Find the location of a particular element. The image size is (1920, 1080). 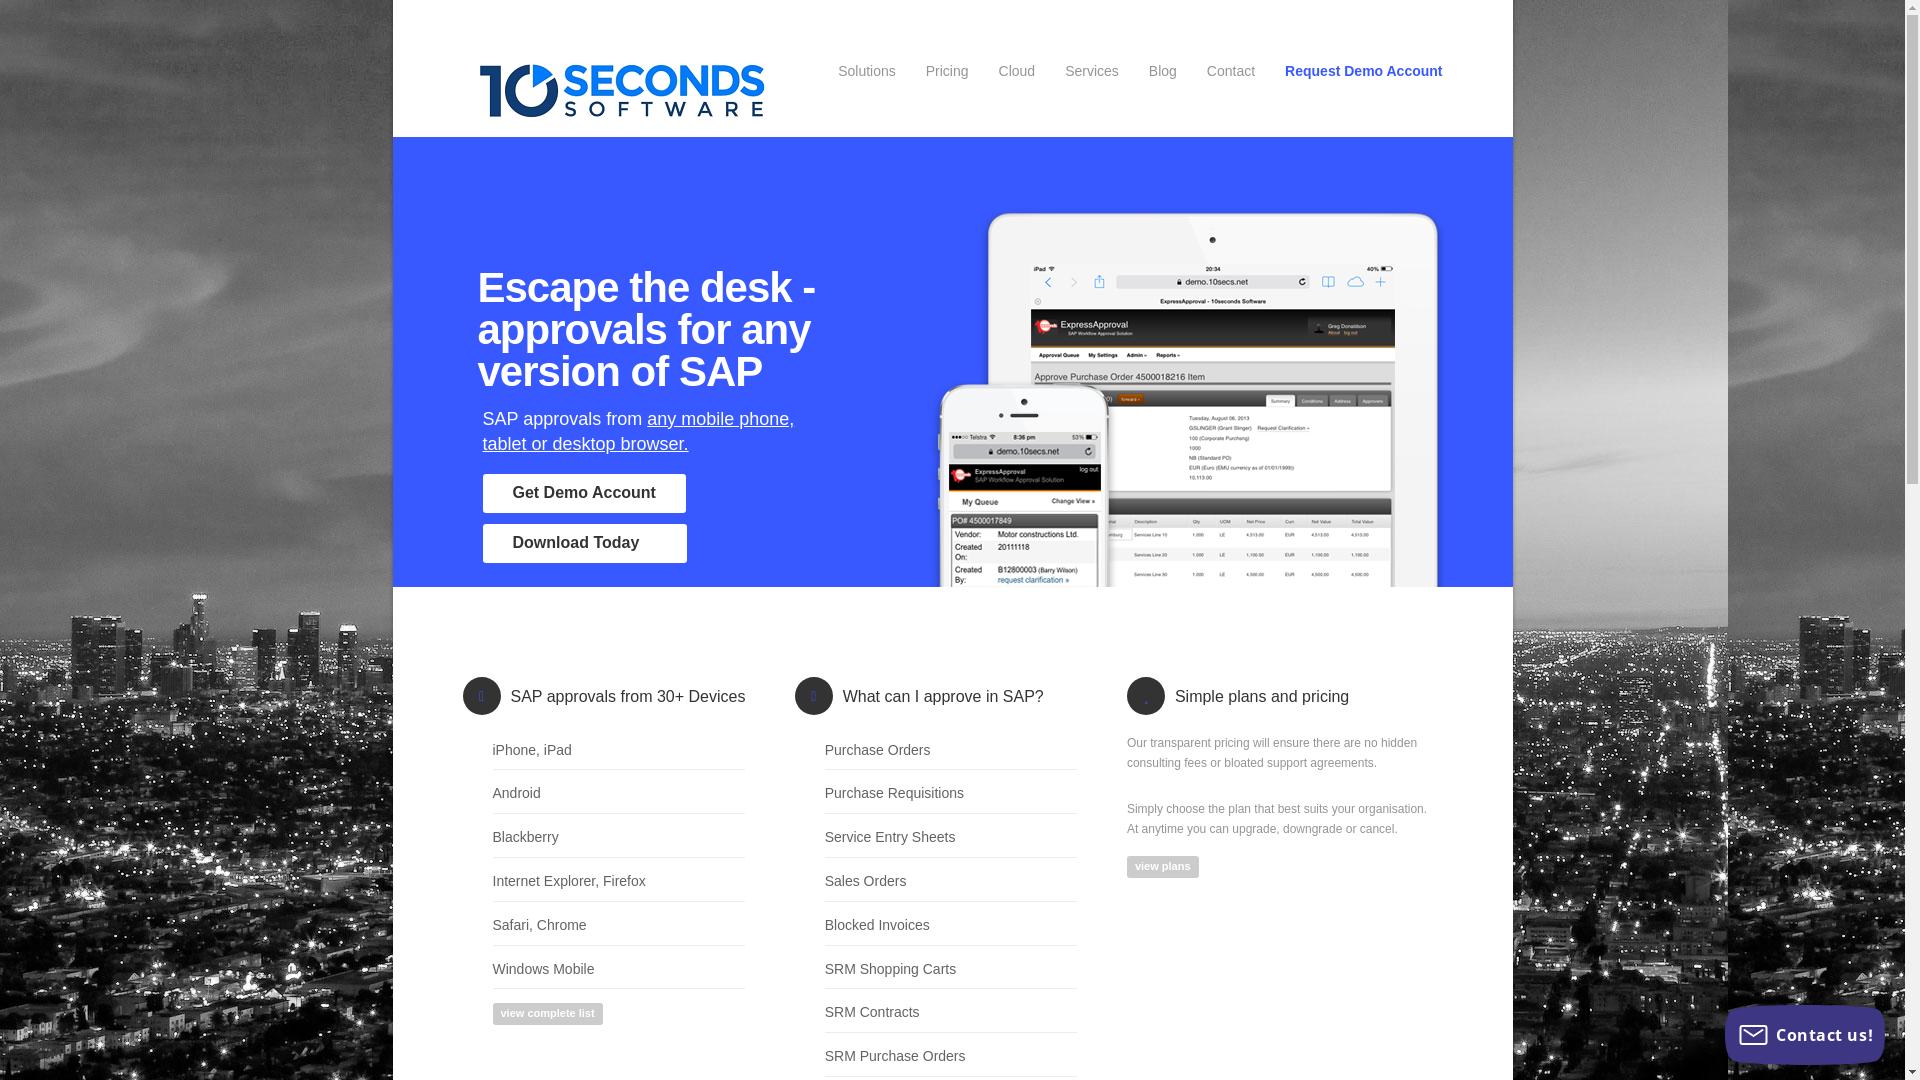

'Contact' is located at coordinates (1205, 73).